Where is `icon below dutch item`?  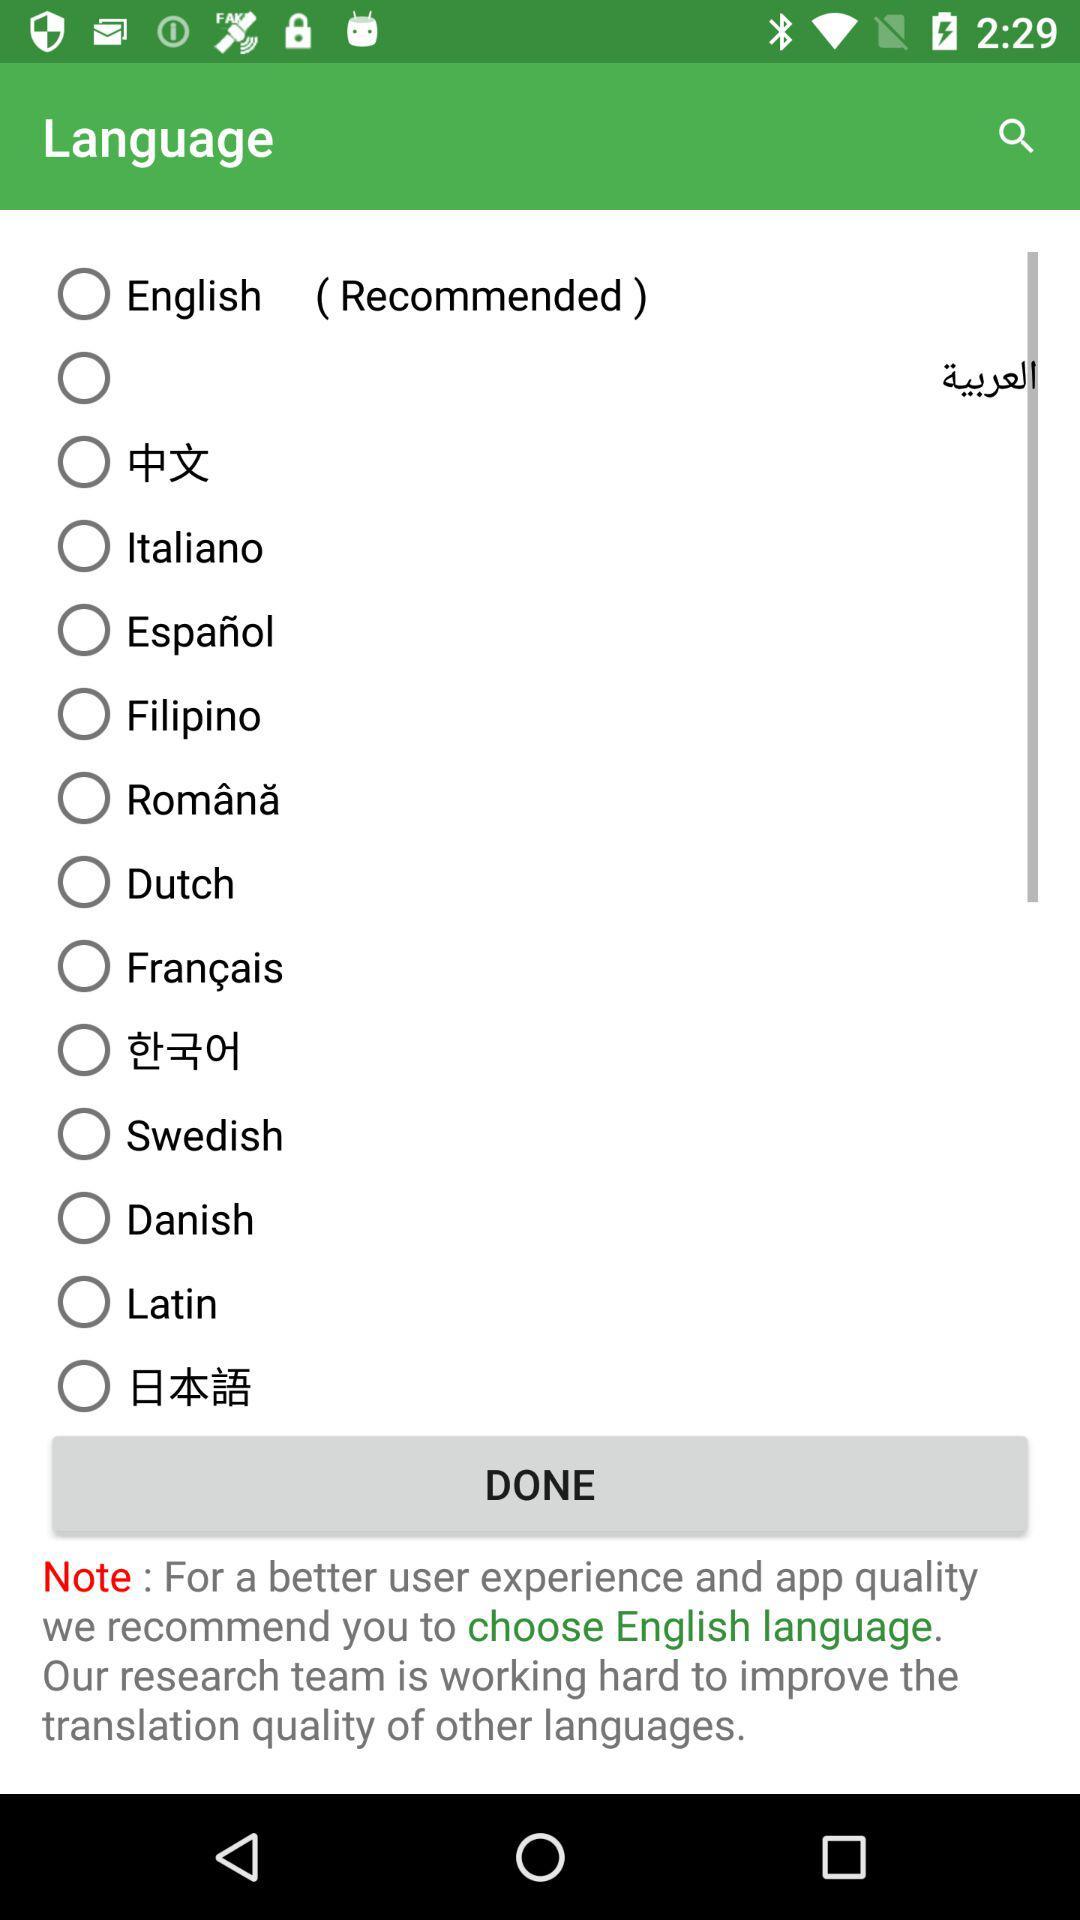
icon below dutch item is located at coordinates (540, 965).